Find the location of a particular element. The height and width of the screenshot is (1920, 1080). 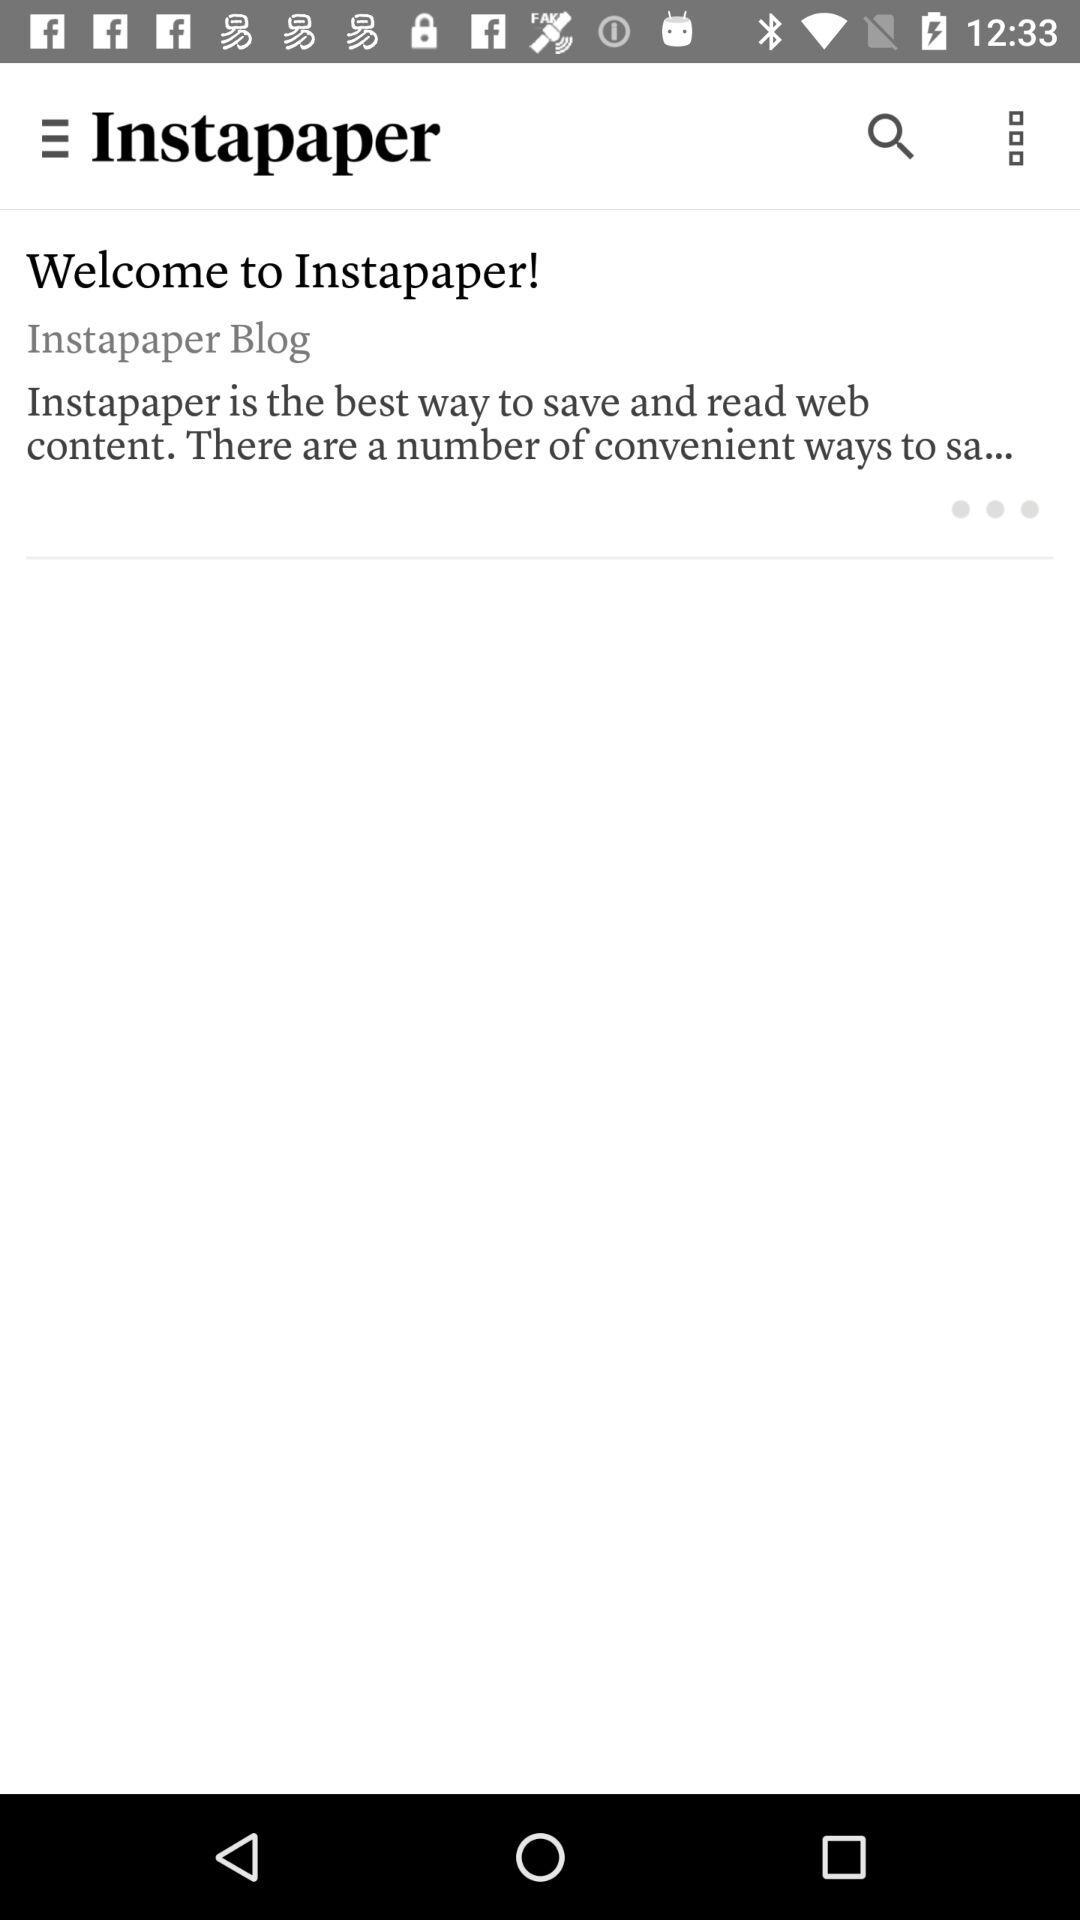

icon above the instapaper is the icon is located at coordinates (525, 334).